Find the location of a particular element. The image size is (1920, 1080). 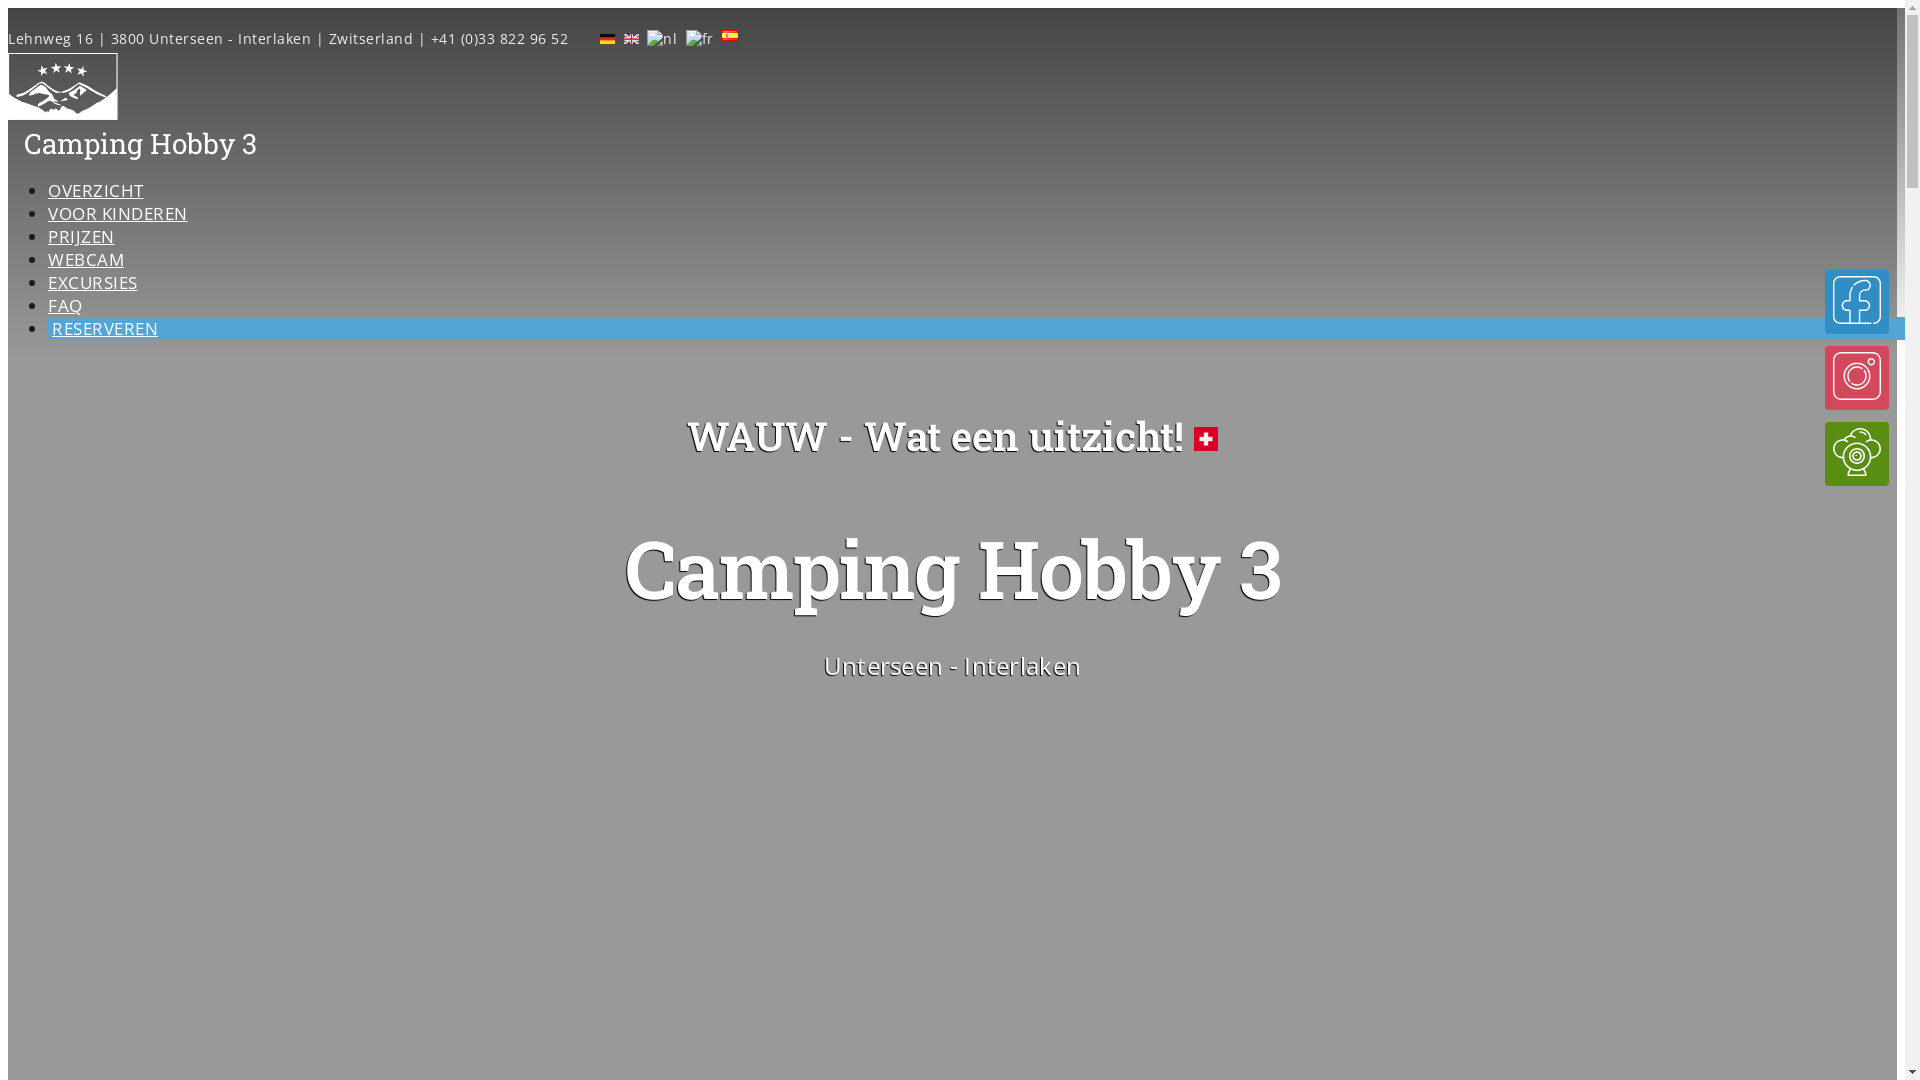

'VOOR KINDEREN' is located at coordinates (117, 213).